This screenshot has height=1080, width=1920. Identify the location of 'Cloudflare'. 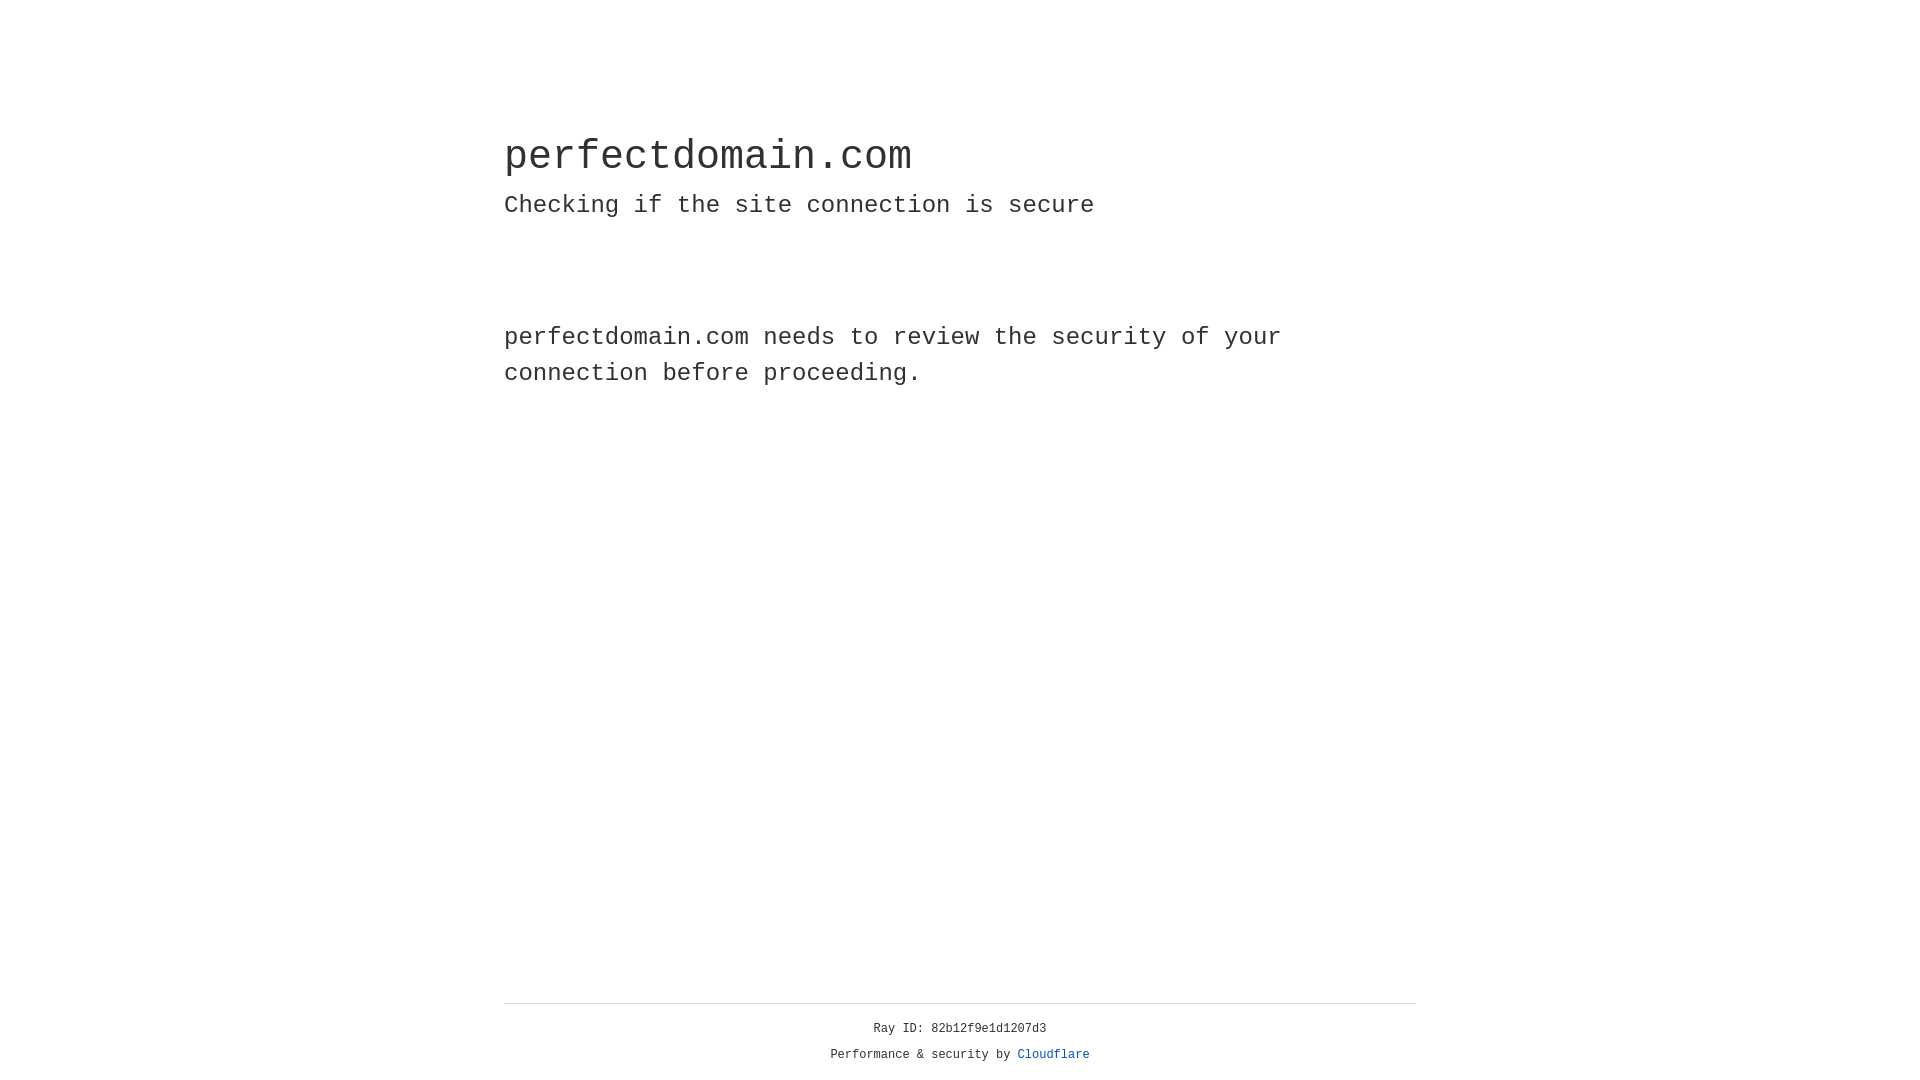
(1053, 1054).